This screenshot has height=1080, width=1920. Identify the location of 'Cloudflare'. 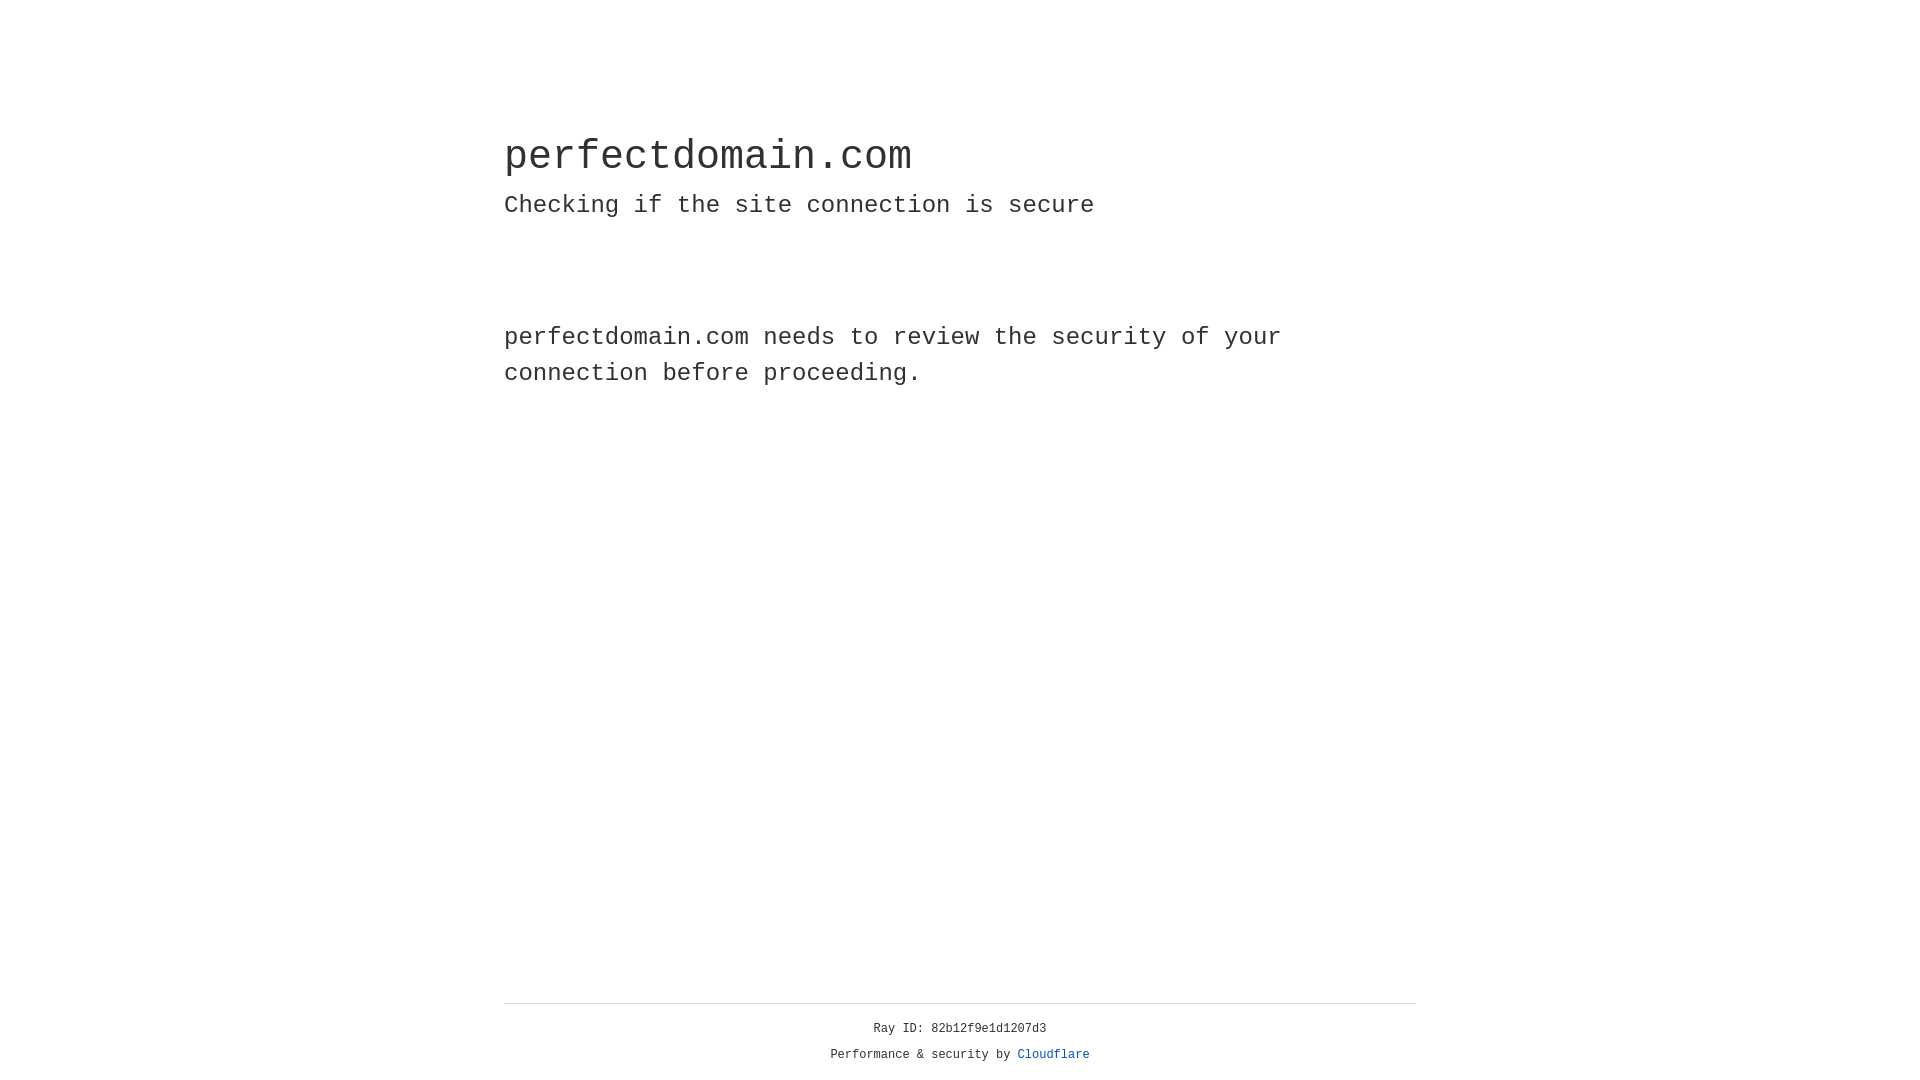
(1053, 1054).